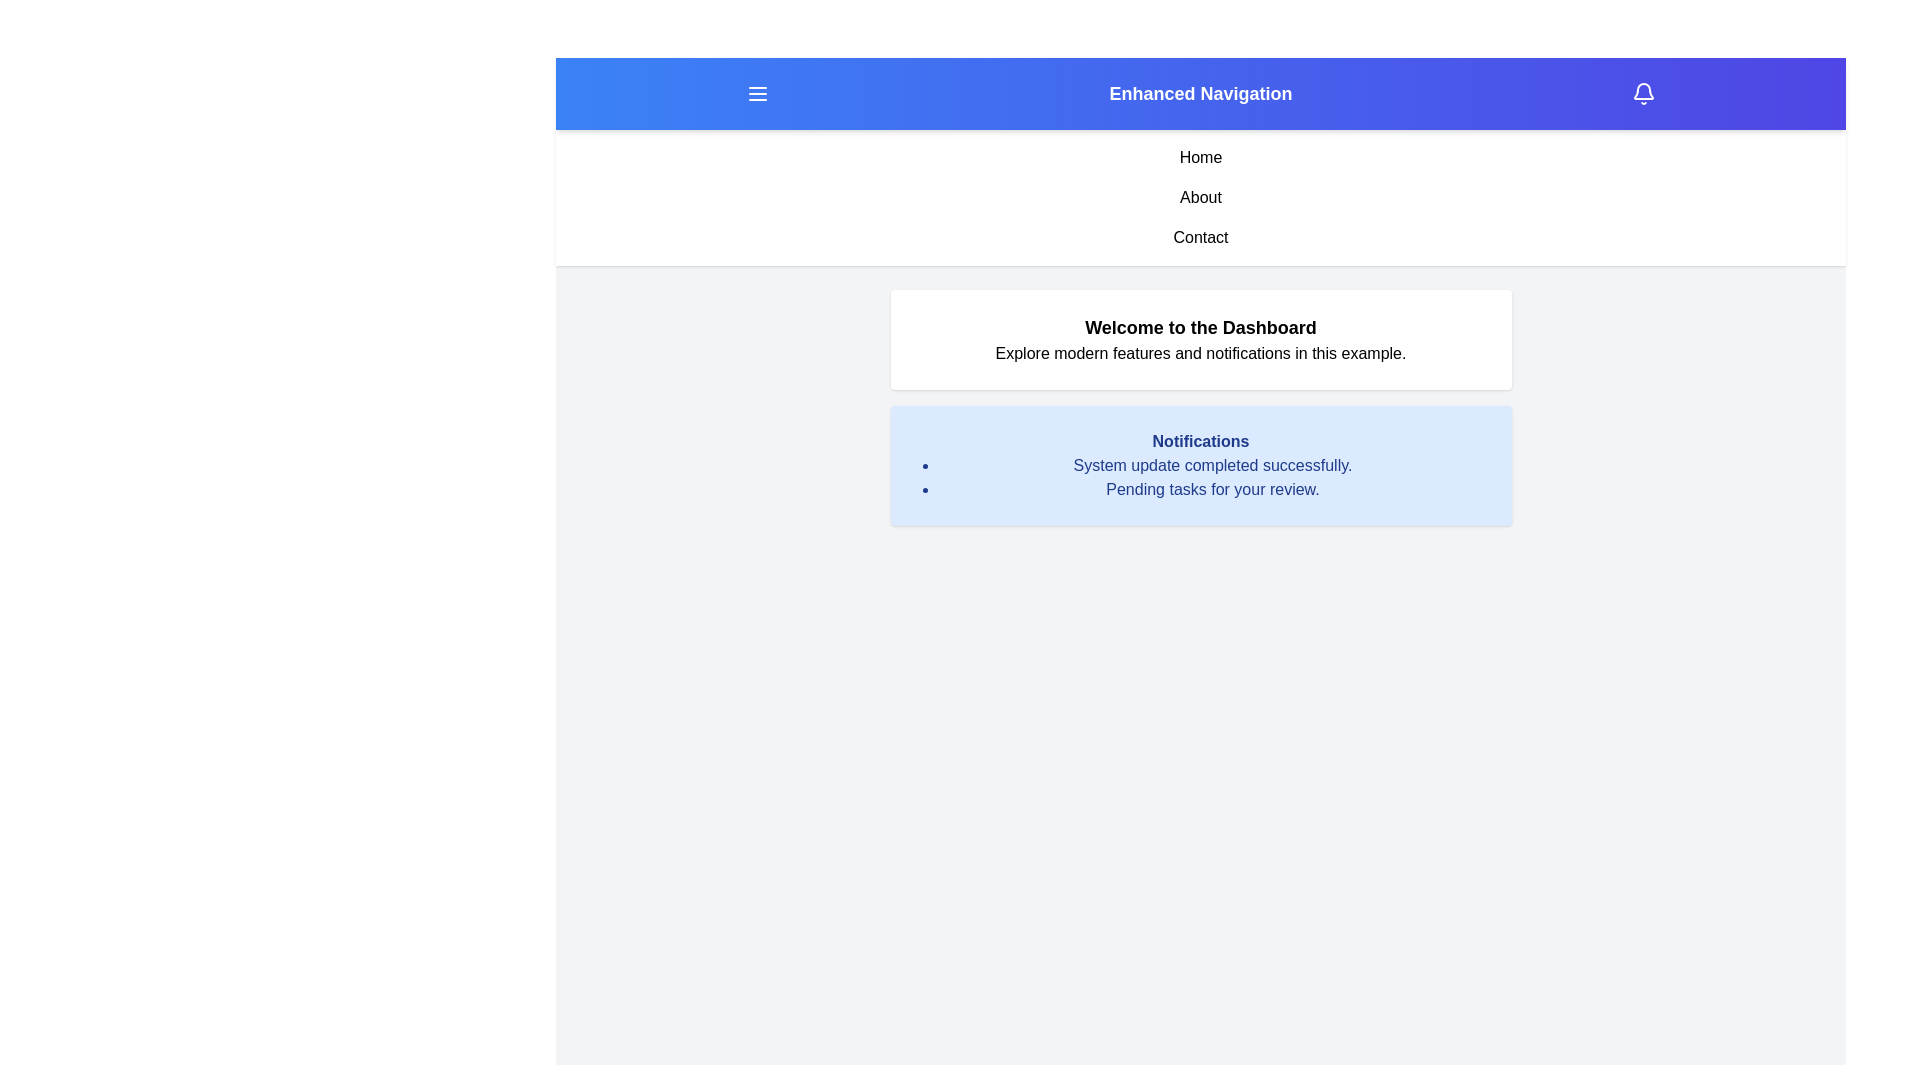 Image resolution: width=1920 pixels, height=1080 pixels. Describe the element at coordinates (1643, 93) in the screenshot. I see `the bell icon to toggle the visibility of the notifications` at that location.